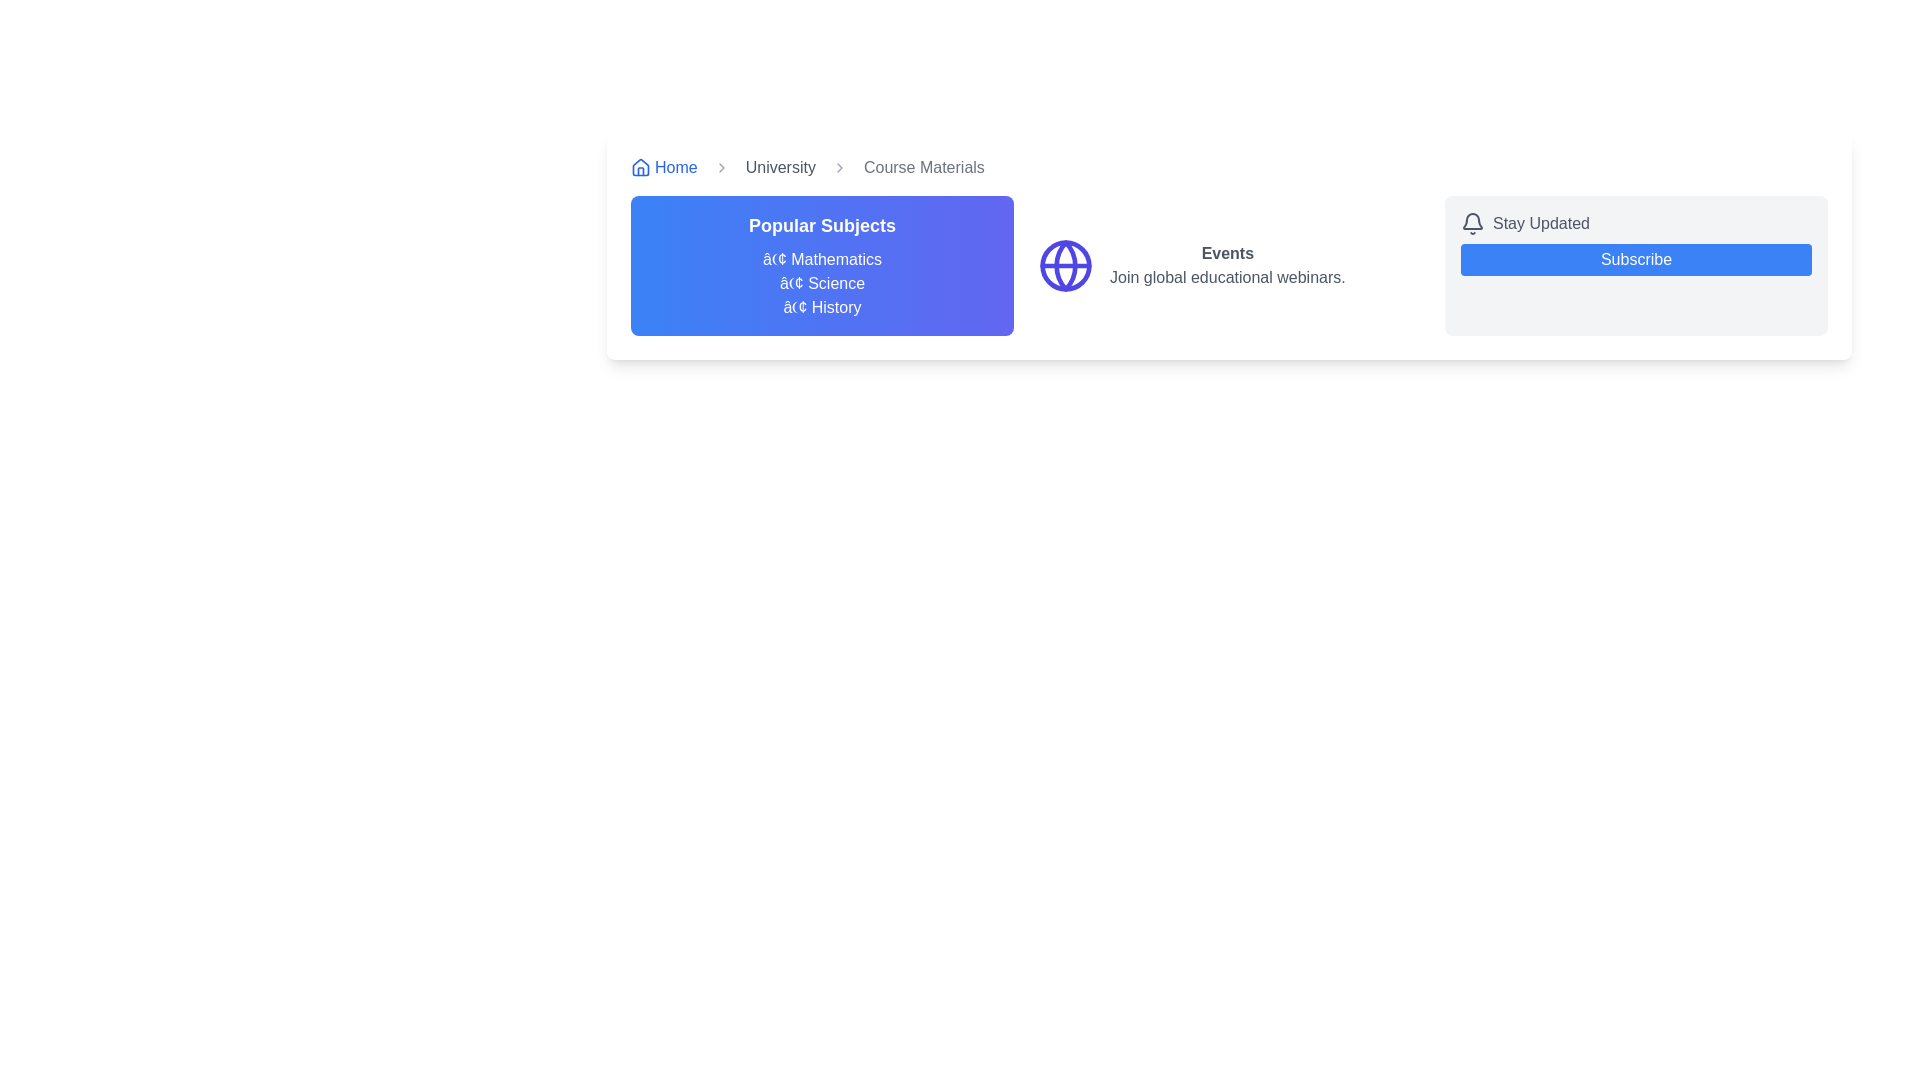 This screenshot has width=1920, height=1080. Describe the element at coordinates (1540, 223) in the screenshot. I see `the text label 'Stay Updated' which is styled in dark gray on a white background, positioned to the right of a bell icon and above a blue 'Subscribe' button` at that location.